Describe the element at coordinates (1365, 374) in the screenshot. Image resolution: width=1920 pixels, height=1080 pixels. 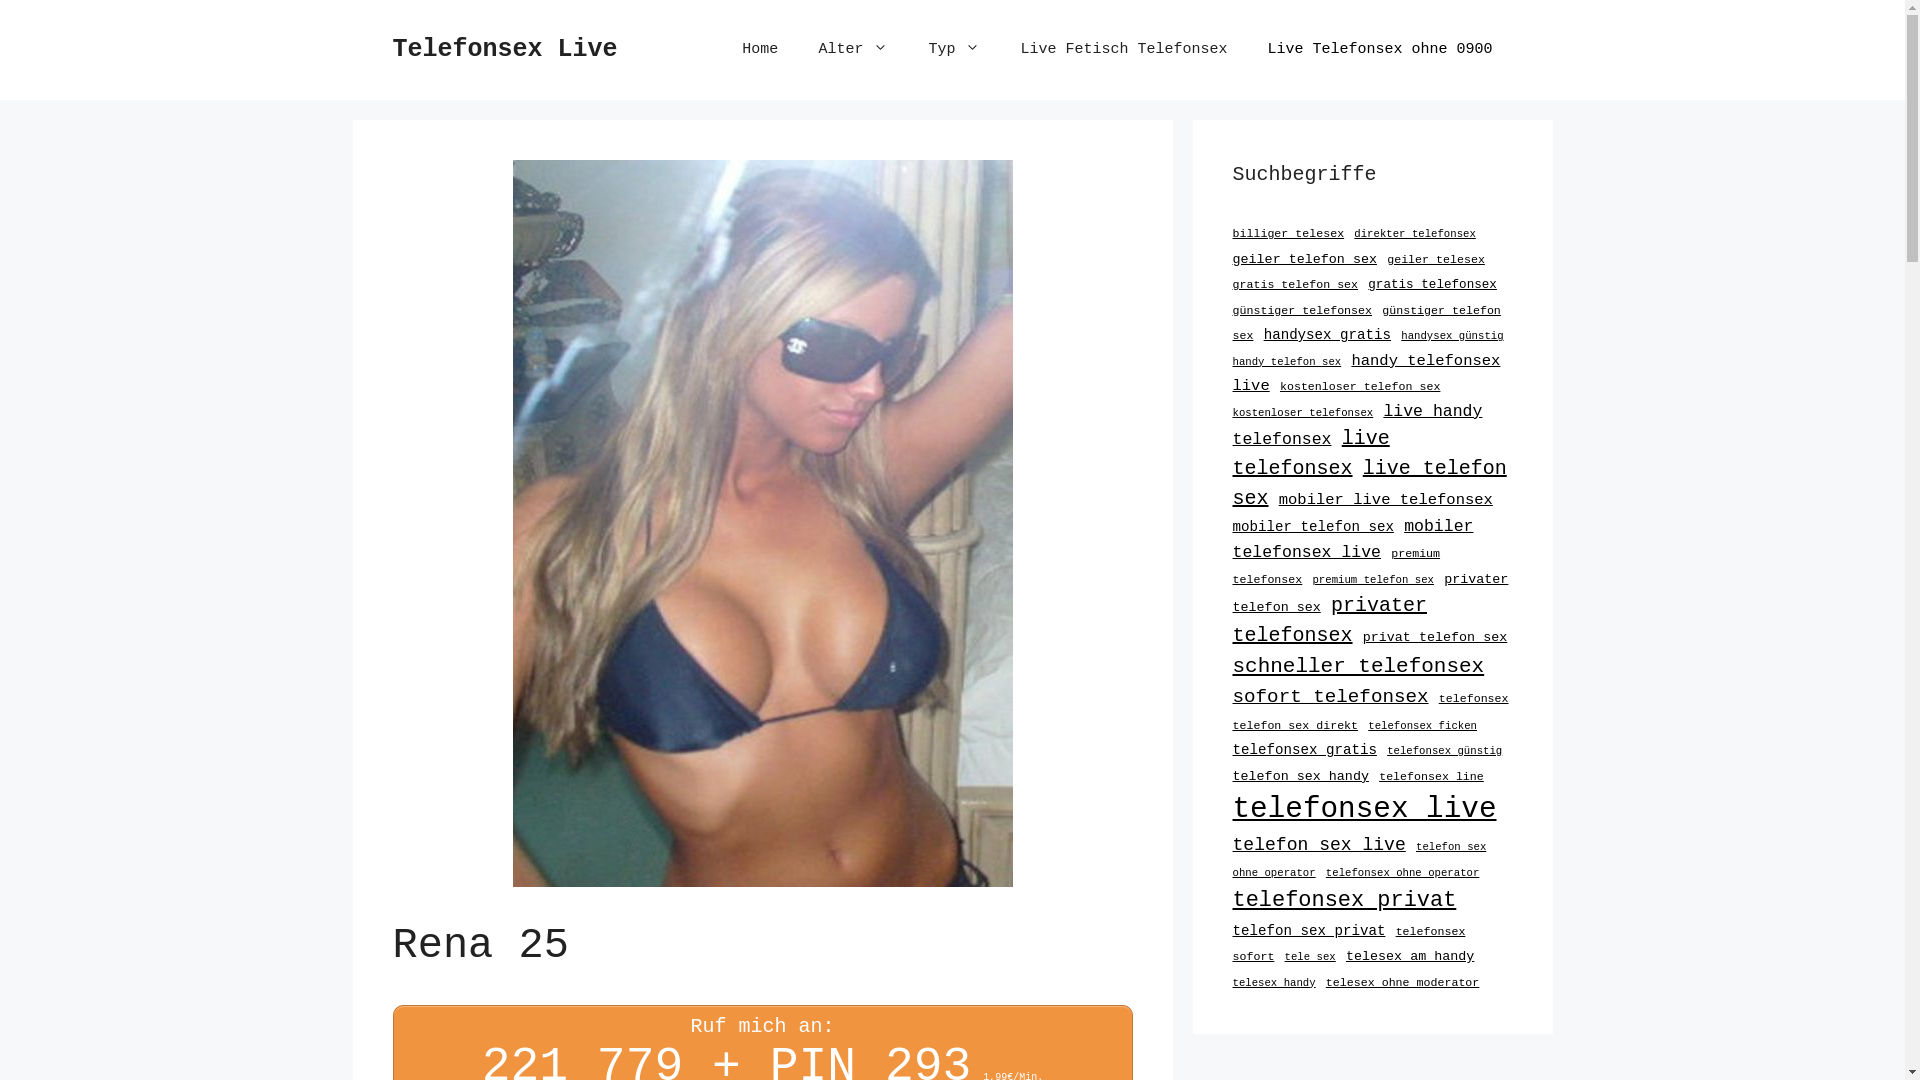
I see `'handy telefonsex live'` at that location.